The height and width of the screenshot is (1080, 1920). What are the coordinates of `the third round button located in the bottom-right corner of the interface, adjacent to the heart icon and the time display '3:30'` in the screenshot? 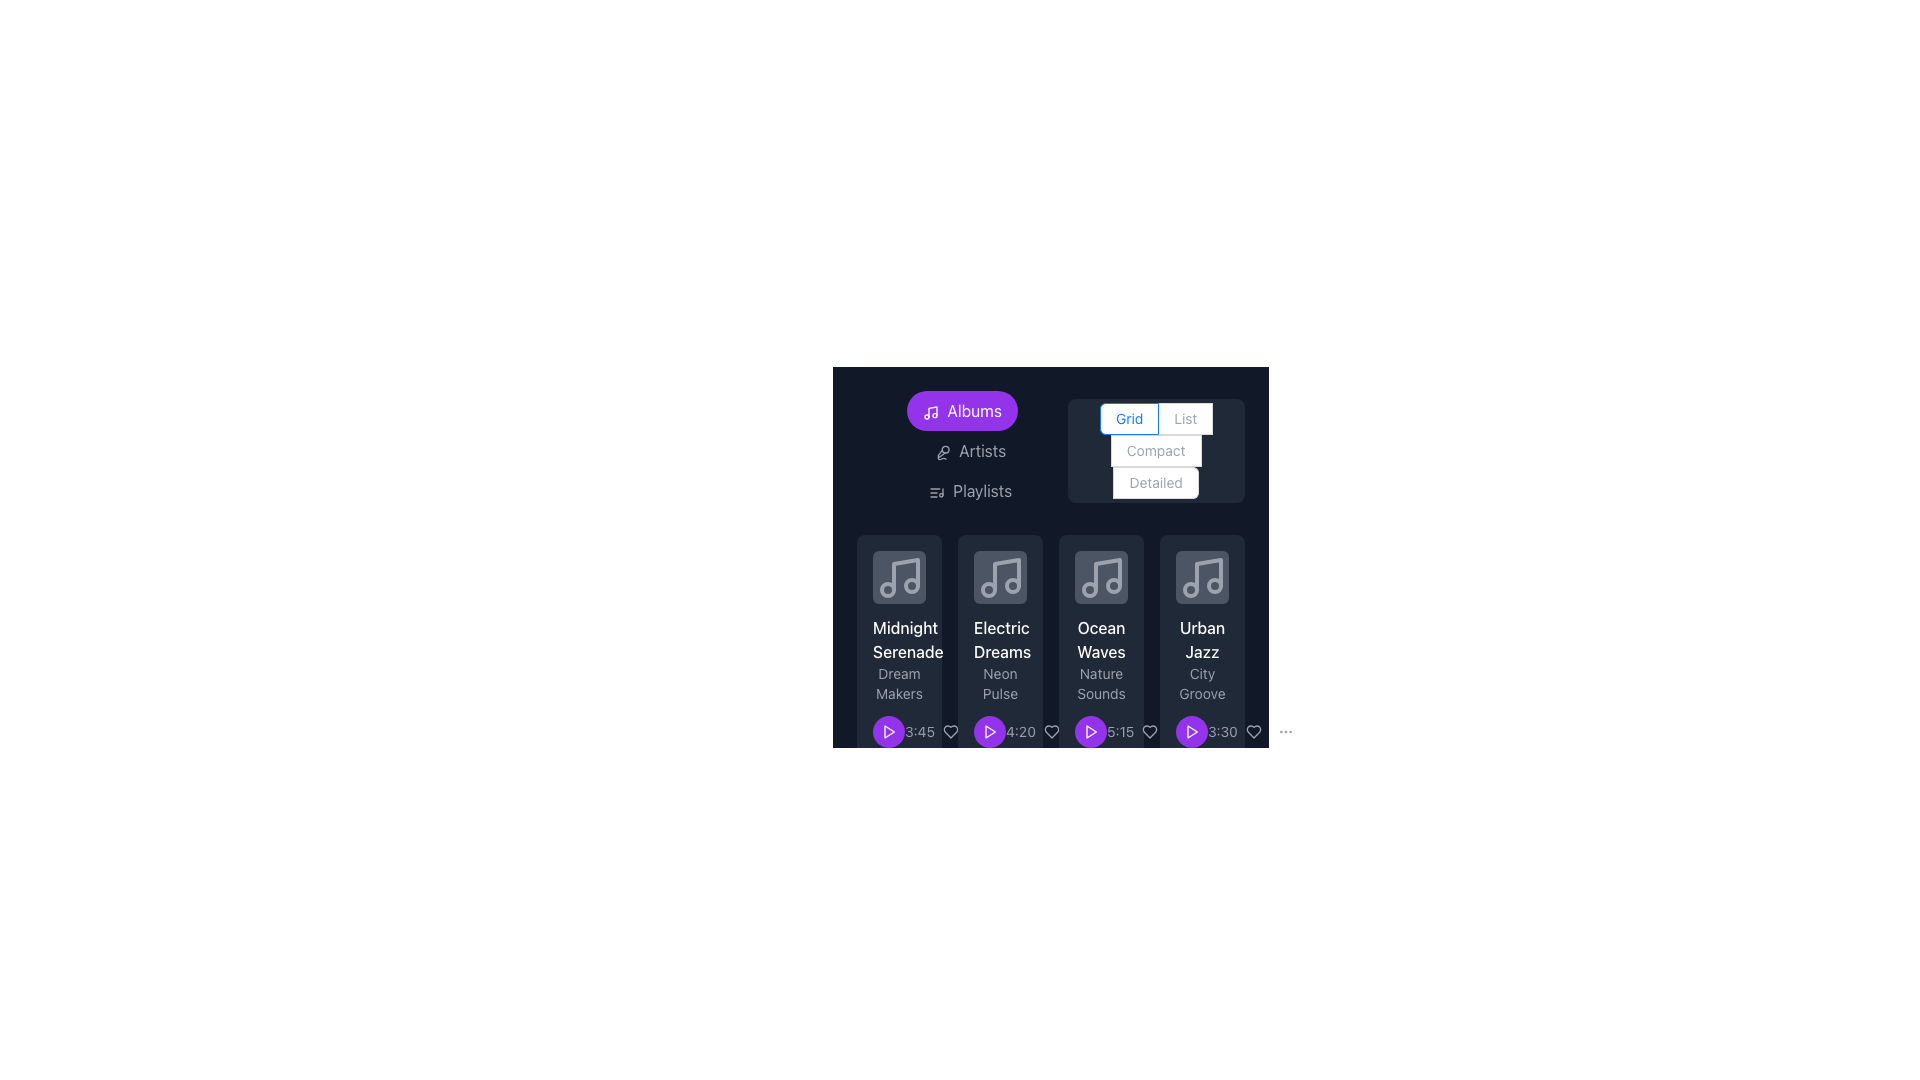 It's located at (983, 732).